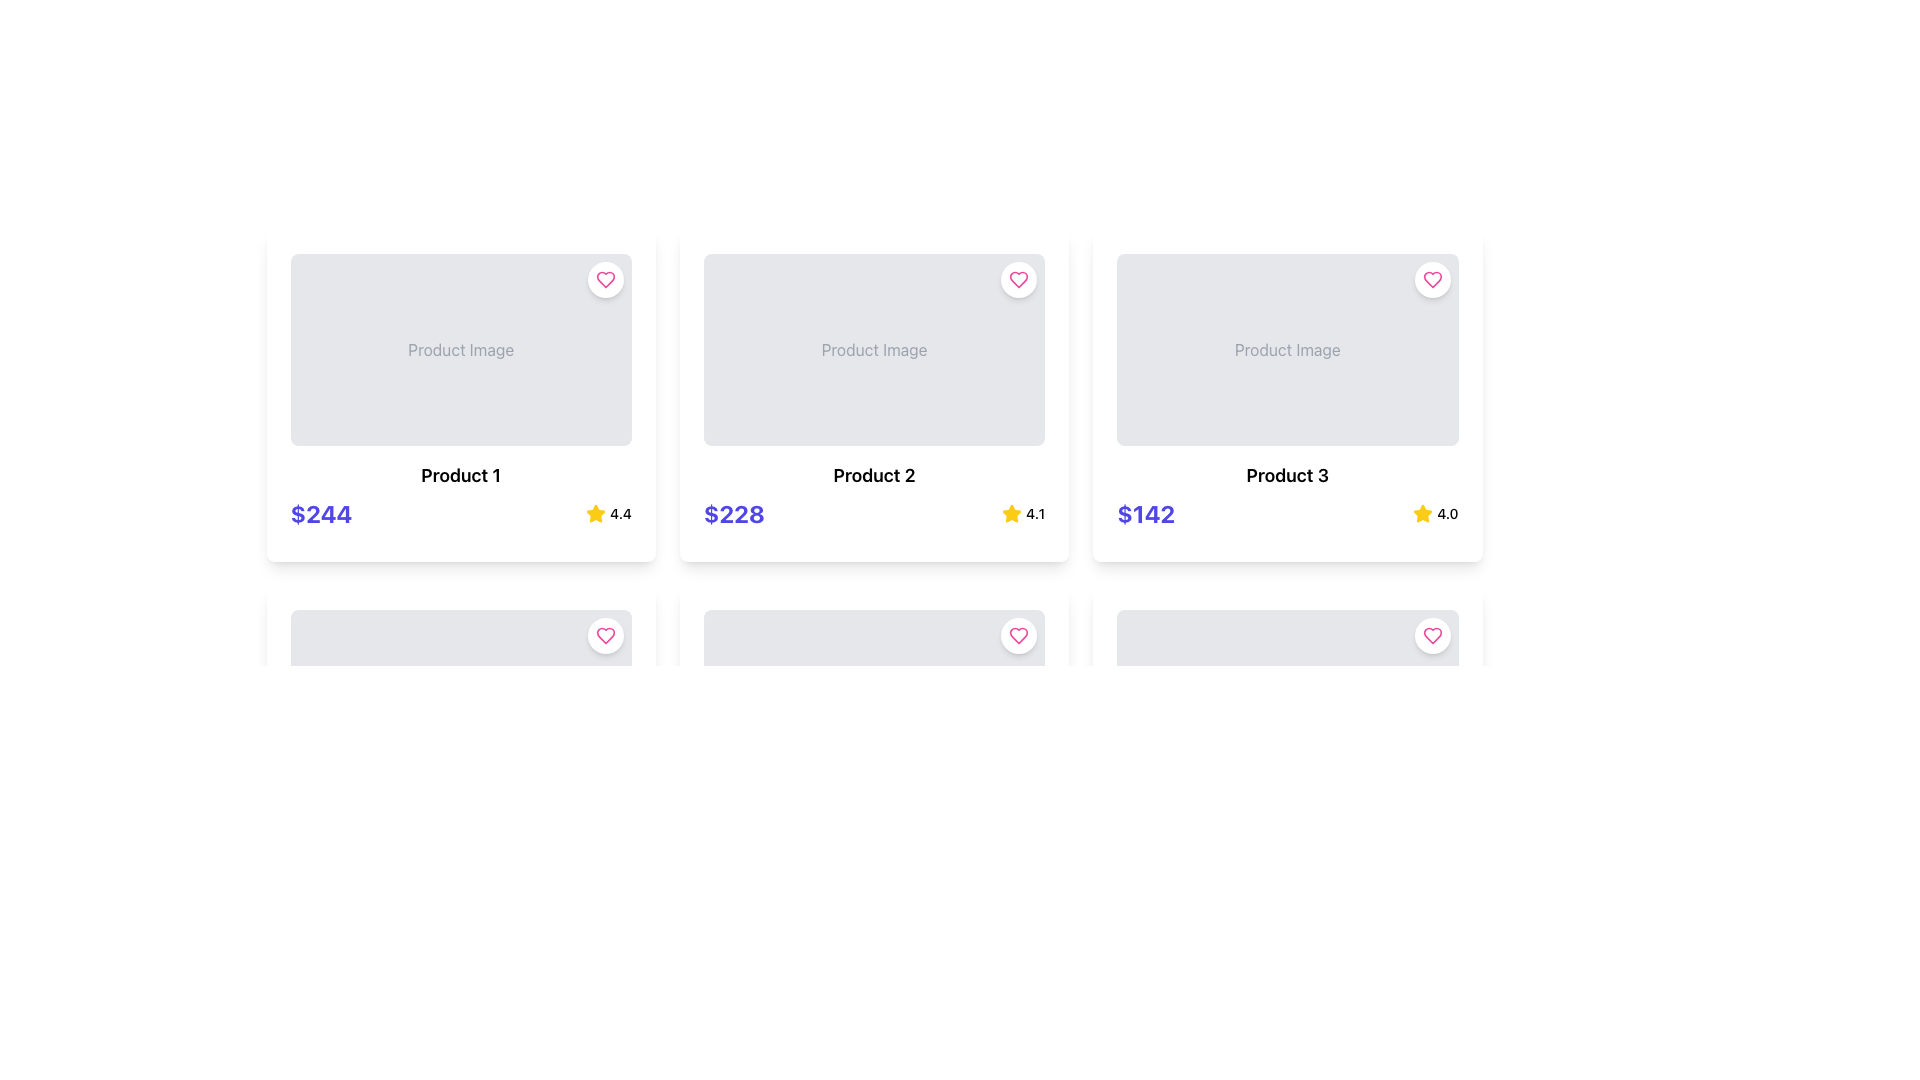 This screenshot has width=1920, height=1080. I want to click on text label 'Product 1' which is prominently displayed in bold, large font within the first product card, located below the image placeholder and above the price details, so click(460, 475).